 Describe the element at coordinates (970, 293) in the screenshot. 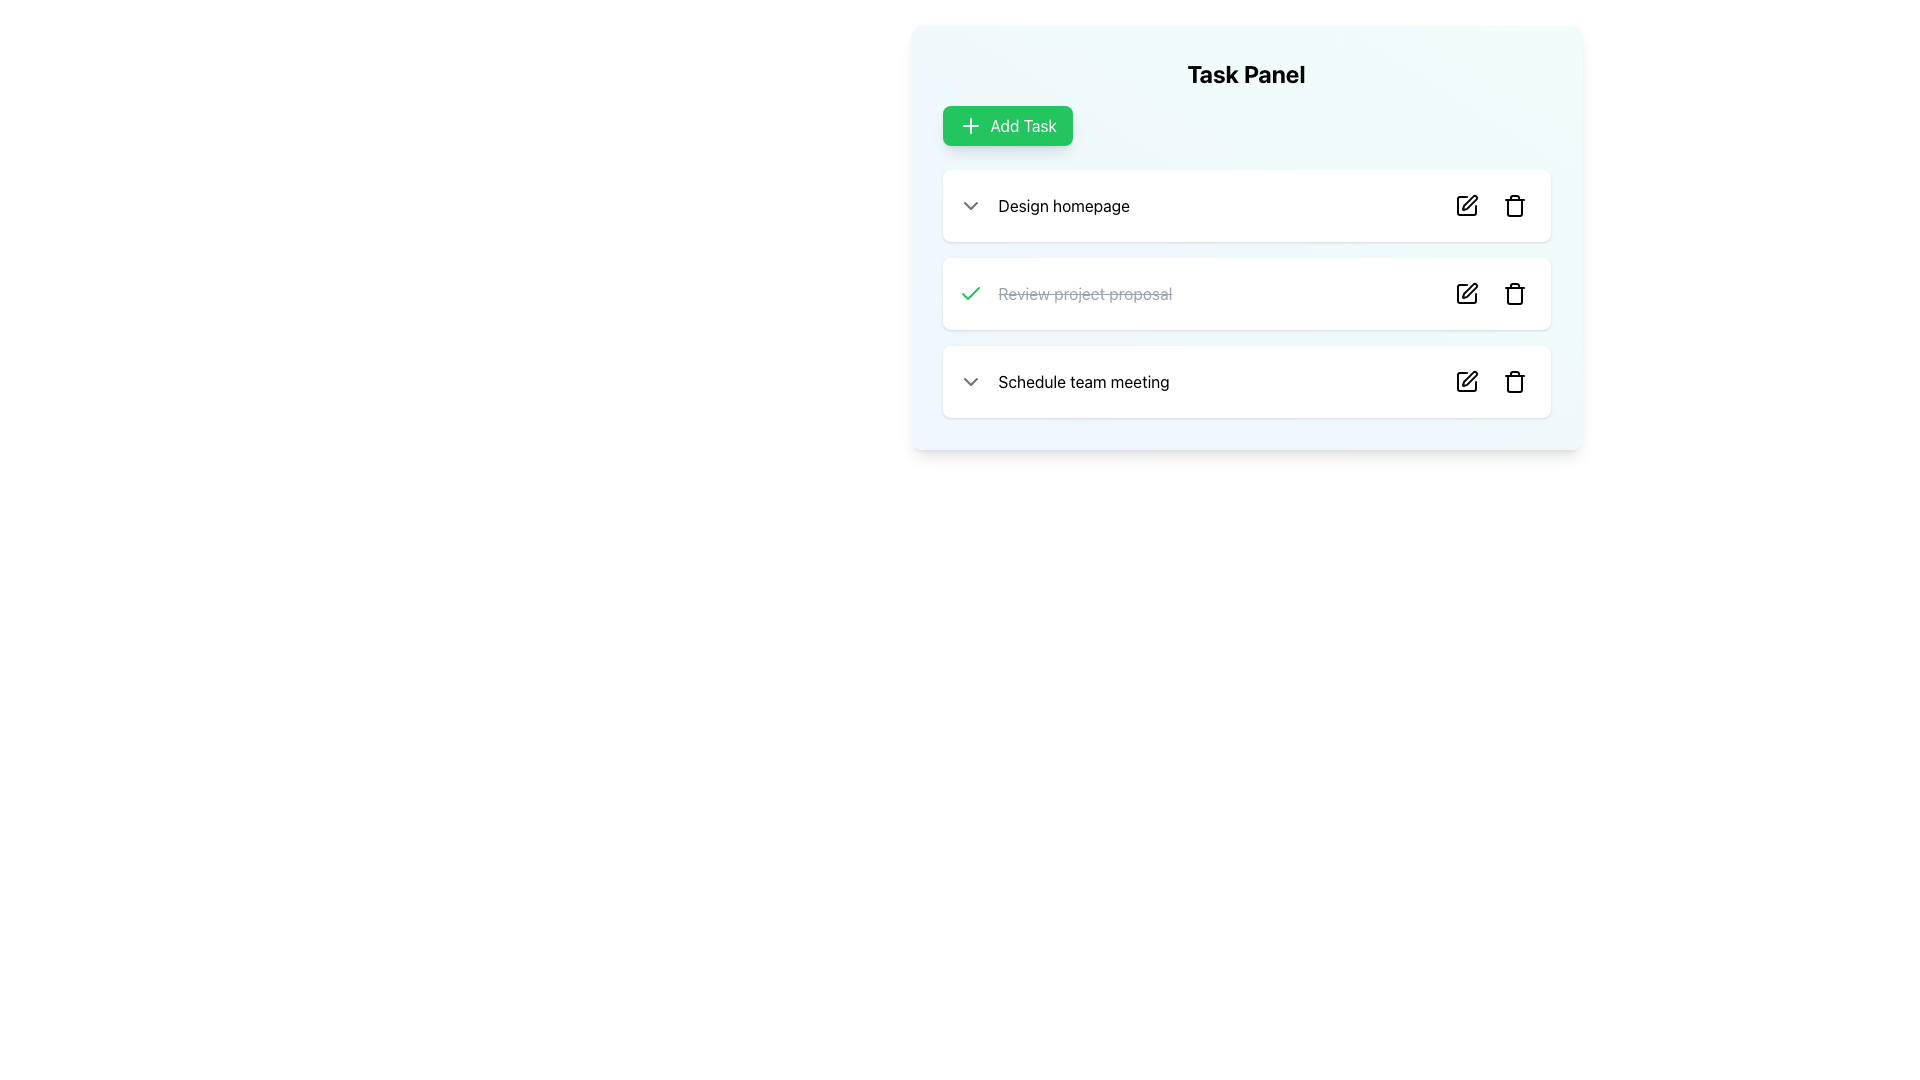

I see `the completion icon located to the left of the 'Review project proposal' task title` at that location.